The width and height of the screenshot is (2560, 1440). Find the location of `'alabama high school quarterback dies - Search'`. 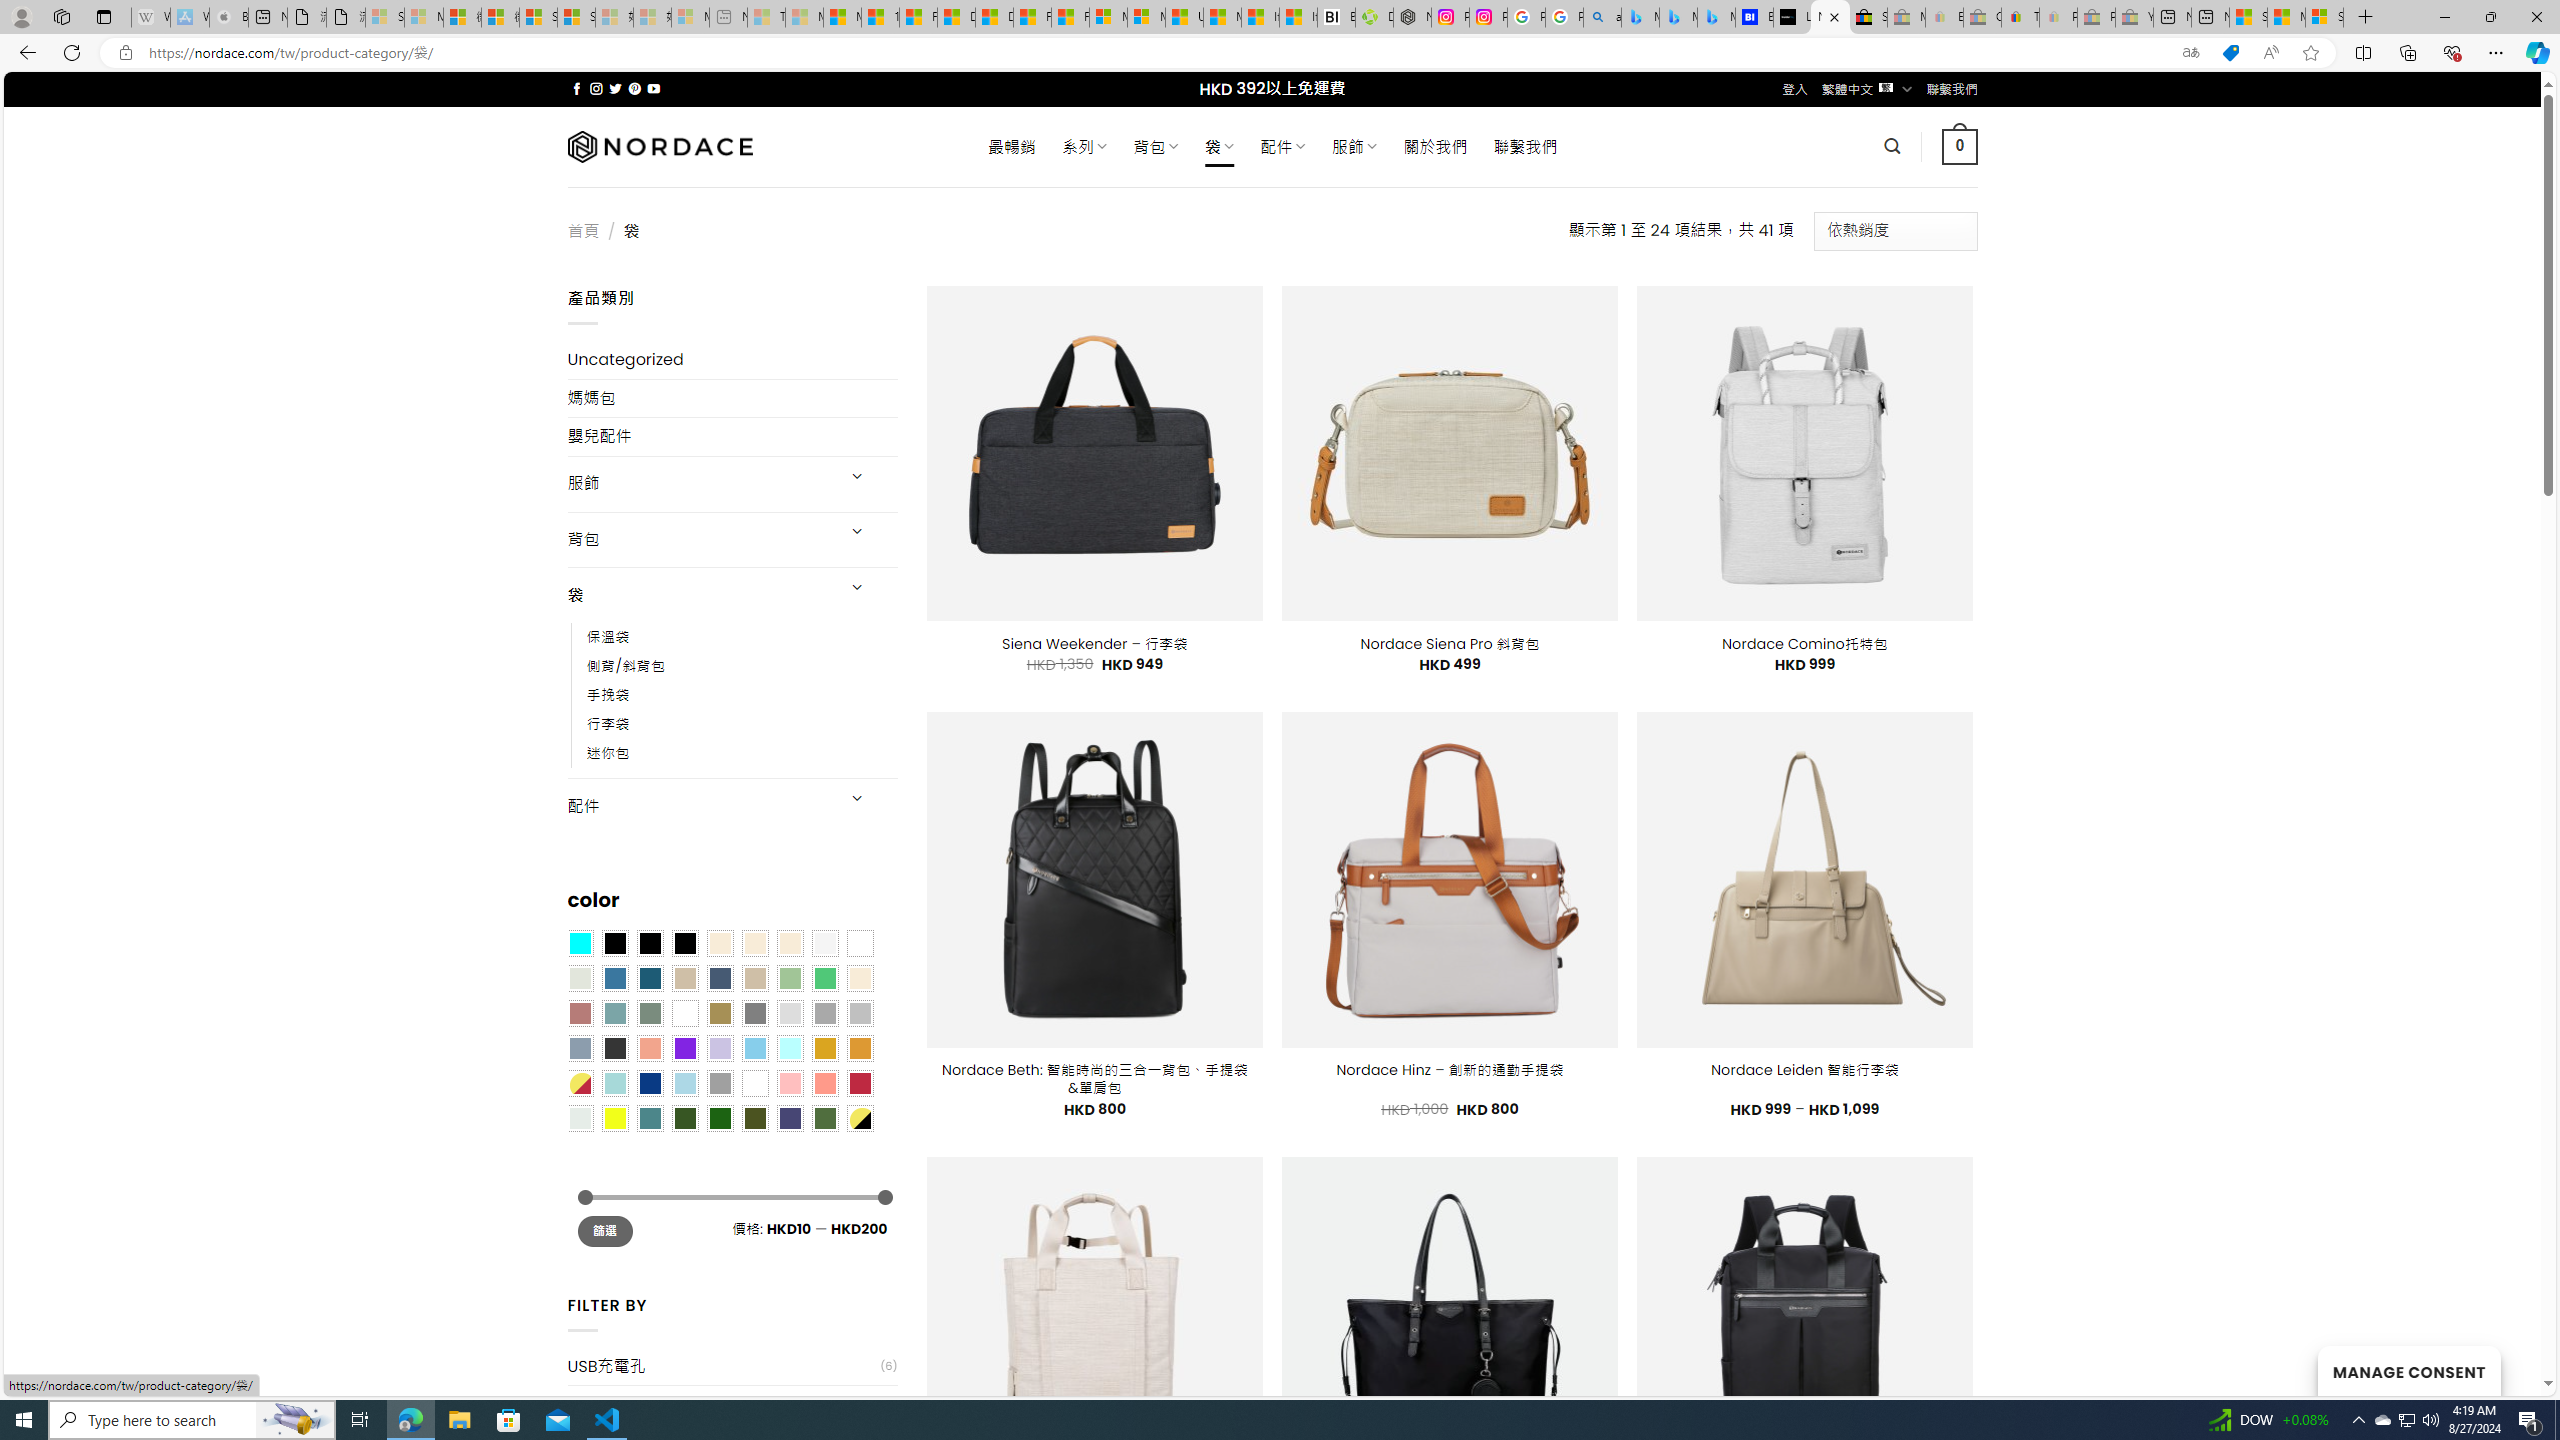

'alabama high school quarterback dies - Search' is located at coordinates (1602, 16).